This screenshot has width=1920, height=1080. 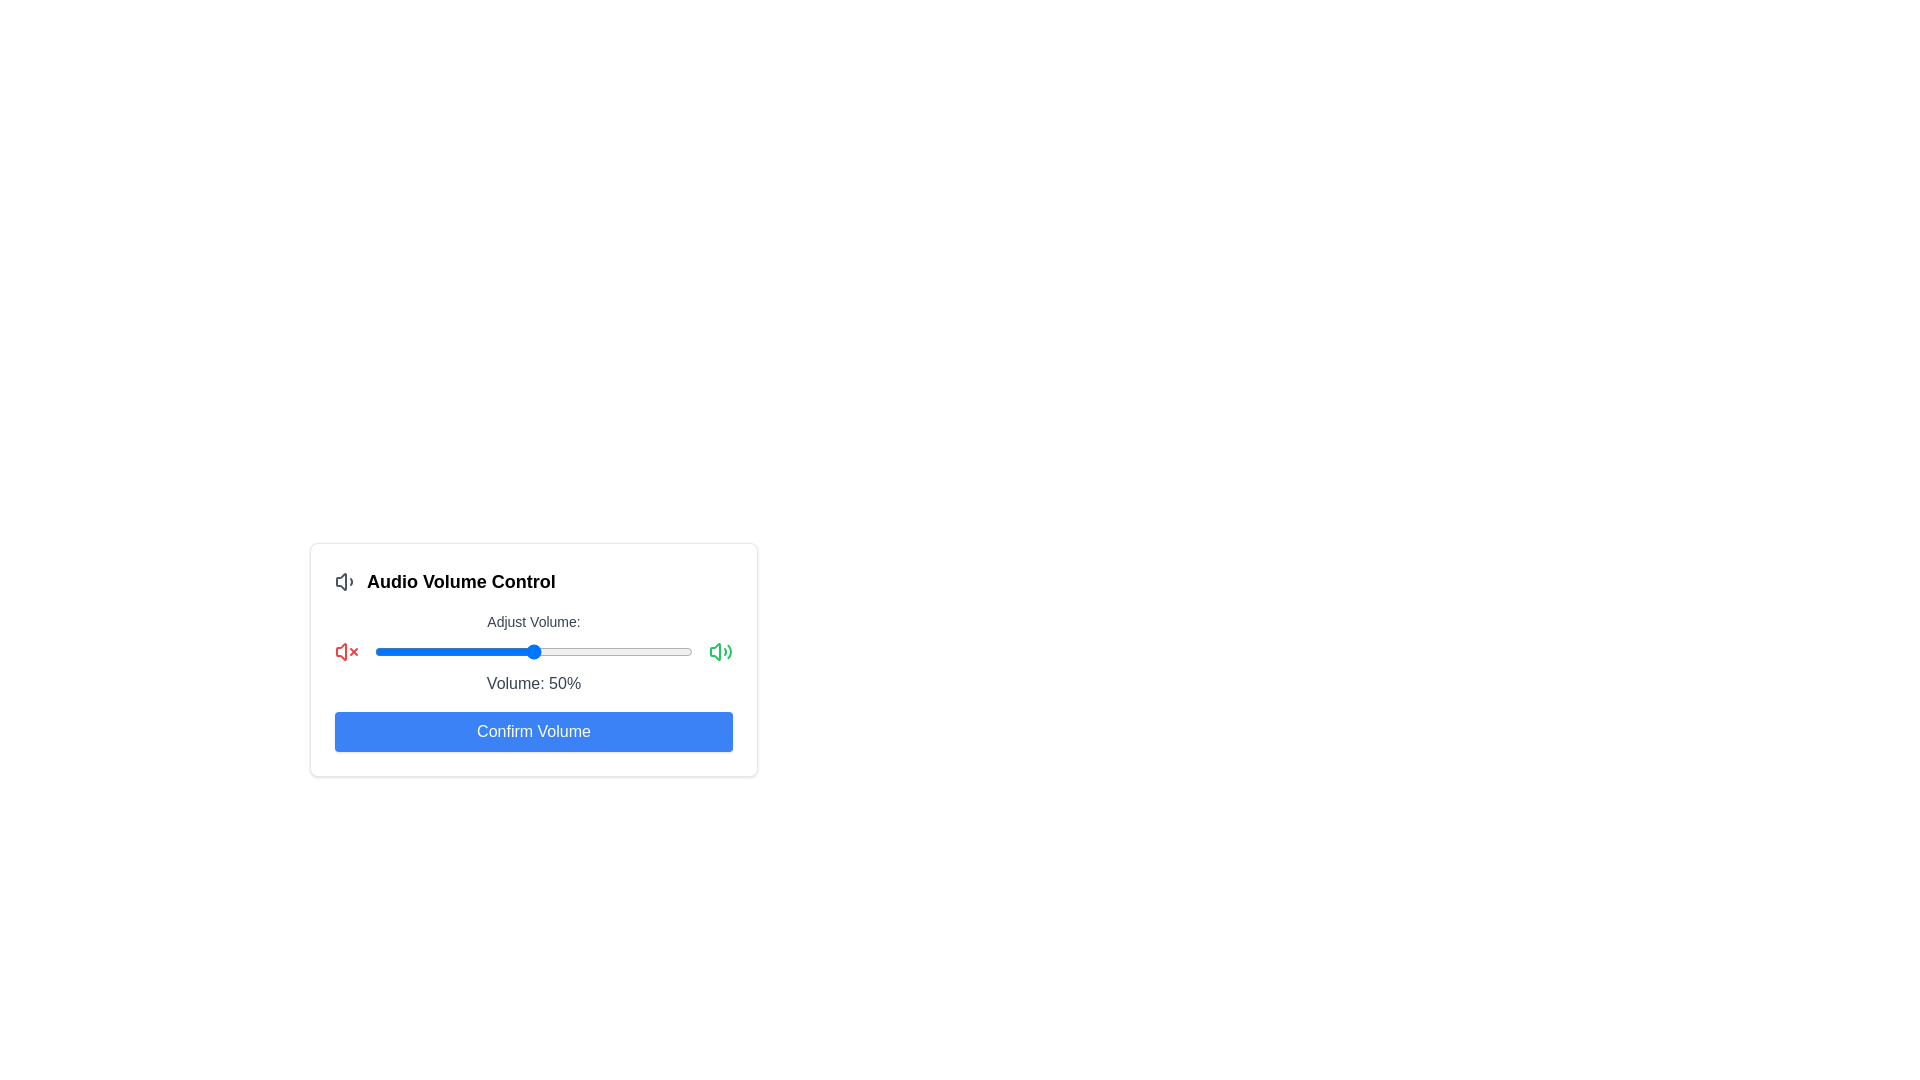 I want to click on the mute icon to adjust the volume state, so click(x=346, y=651).